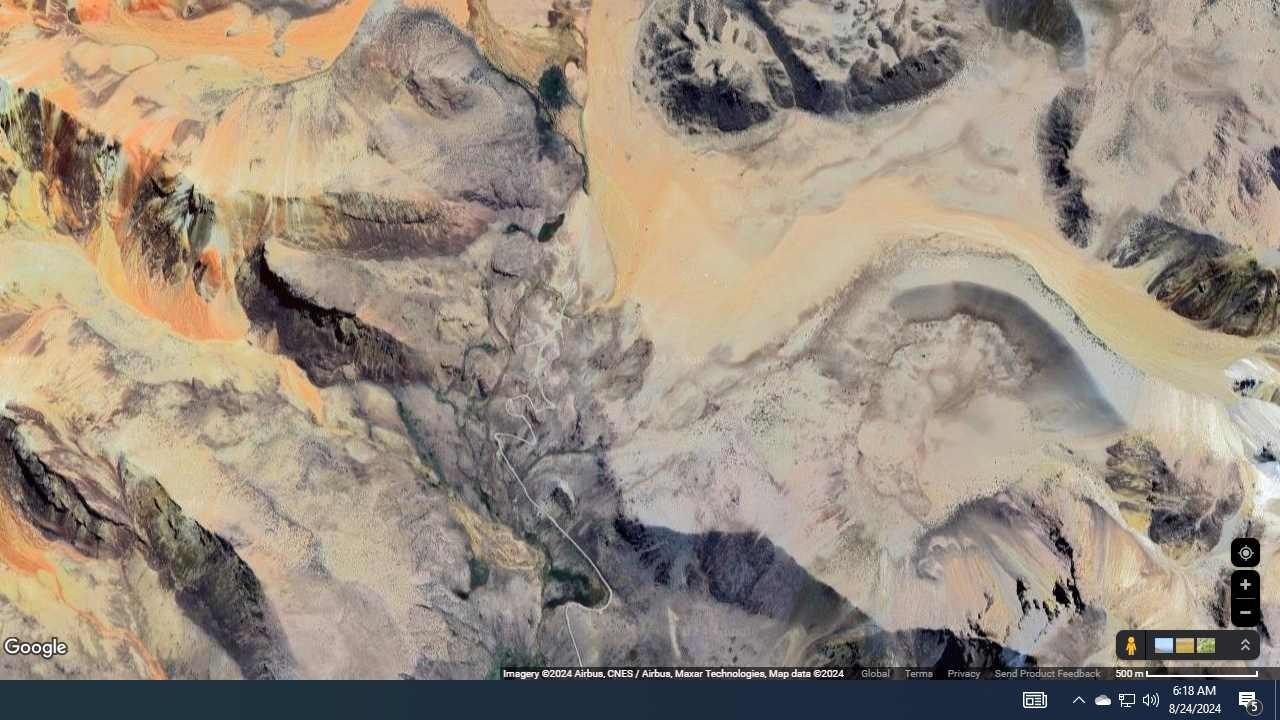 This screenshot has width=1280, height=720. I want to click on '500 m', so click(1187, 673).